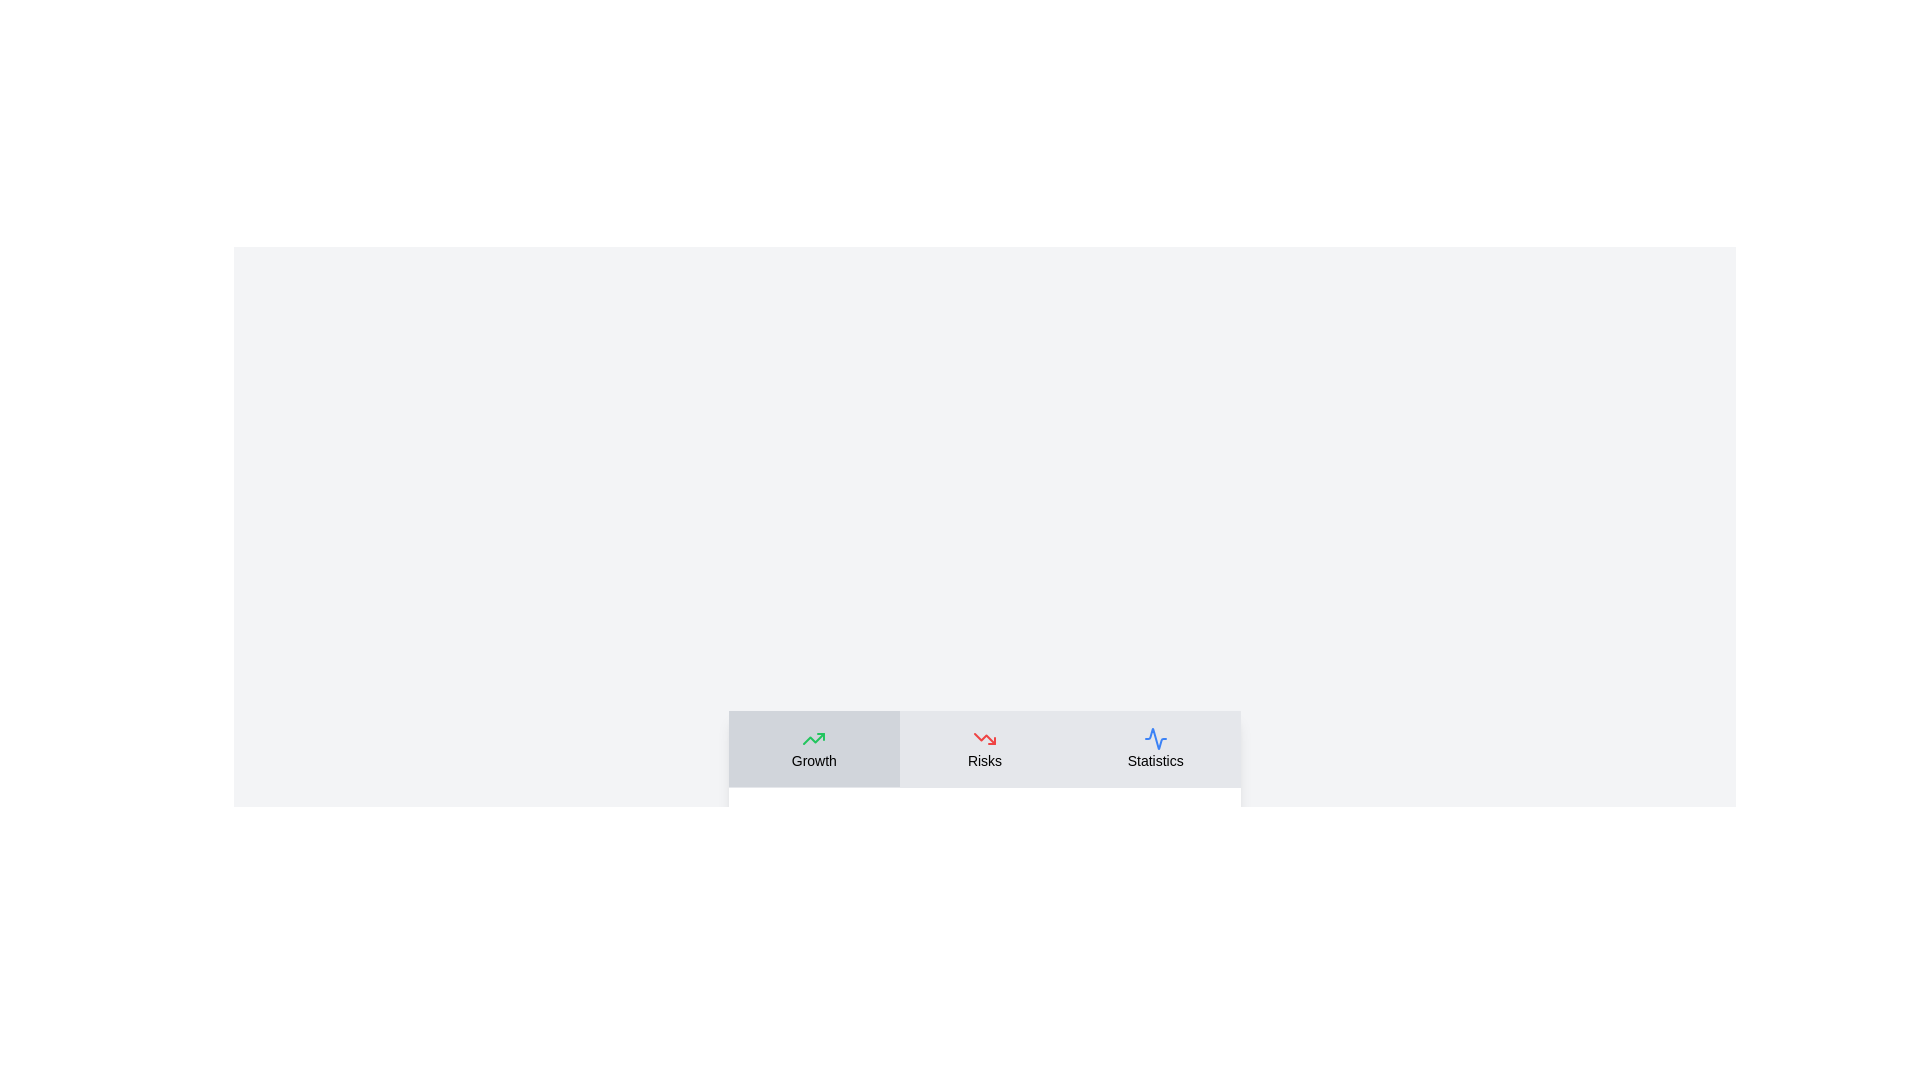 This screenshot has width=1920, height=1080. What do you see at coordinates (984, 748) in the screenshot?
I see `the tab labeled Risks to observe its visual change` at bounding box center [984, 748].